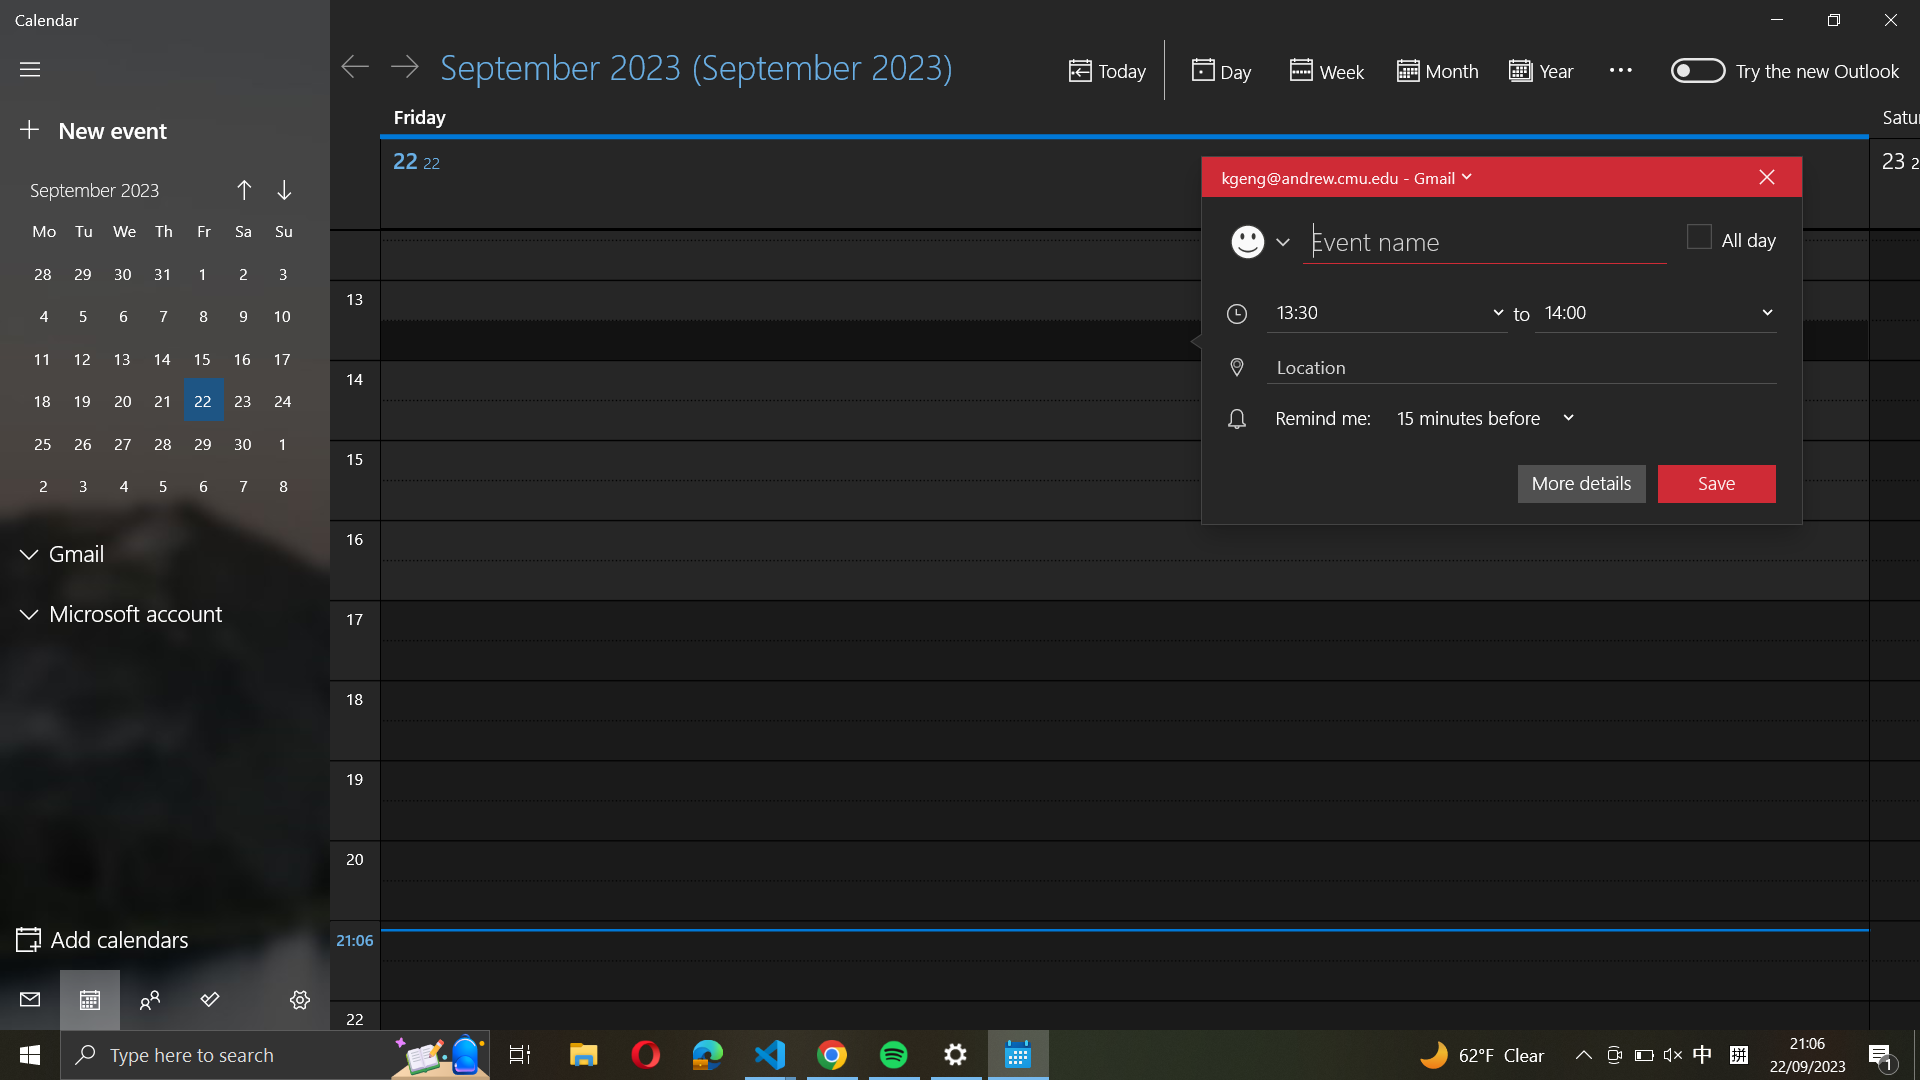  What do you see at coordinates (1477, 418) in the screenshot?
I see `Adjust event notification to ring 30 minutes beforehand` at bounding box center [1477, 418].